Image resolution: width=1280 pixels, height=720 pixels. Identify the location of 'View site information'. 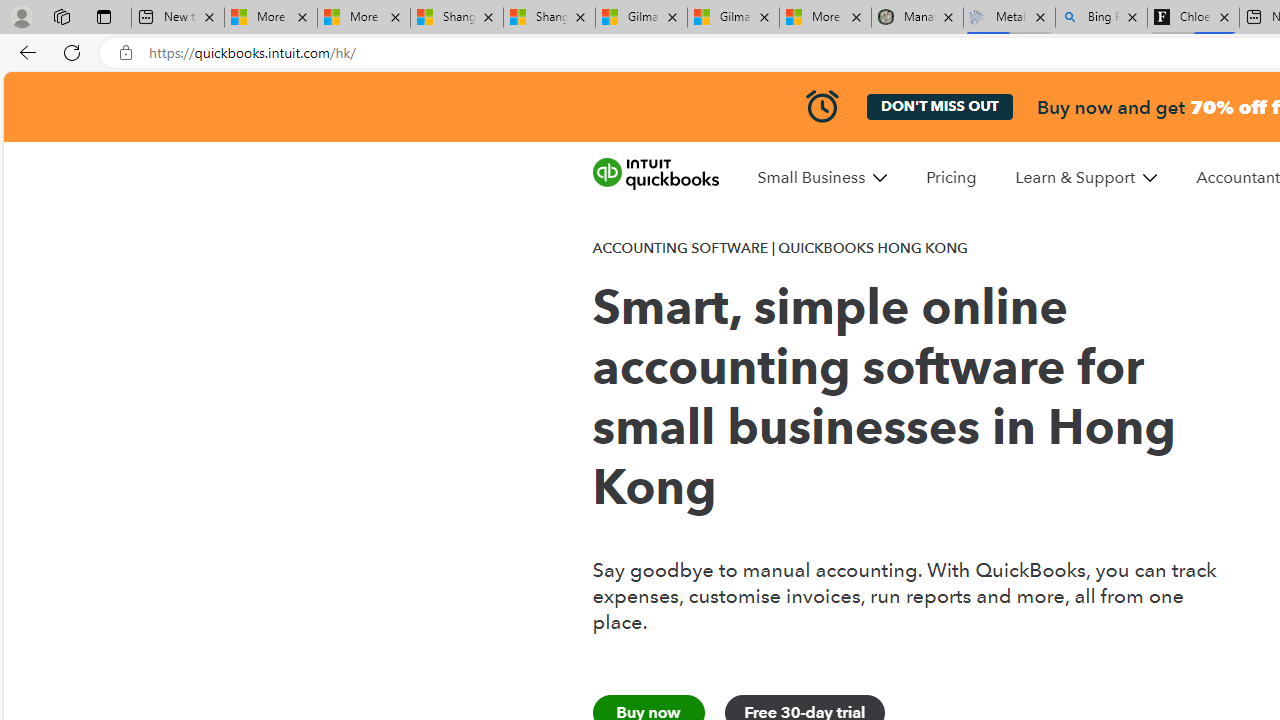
(125, 52).